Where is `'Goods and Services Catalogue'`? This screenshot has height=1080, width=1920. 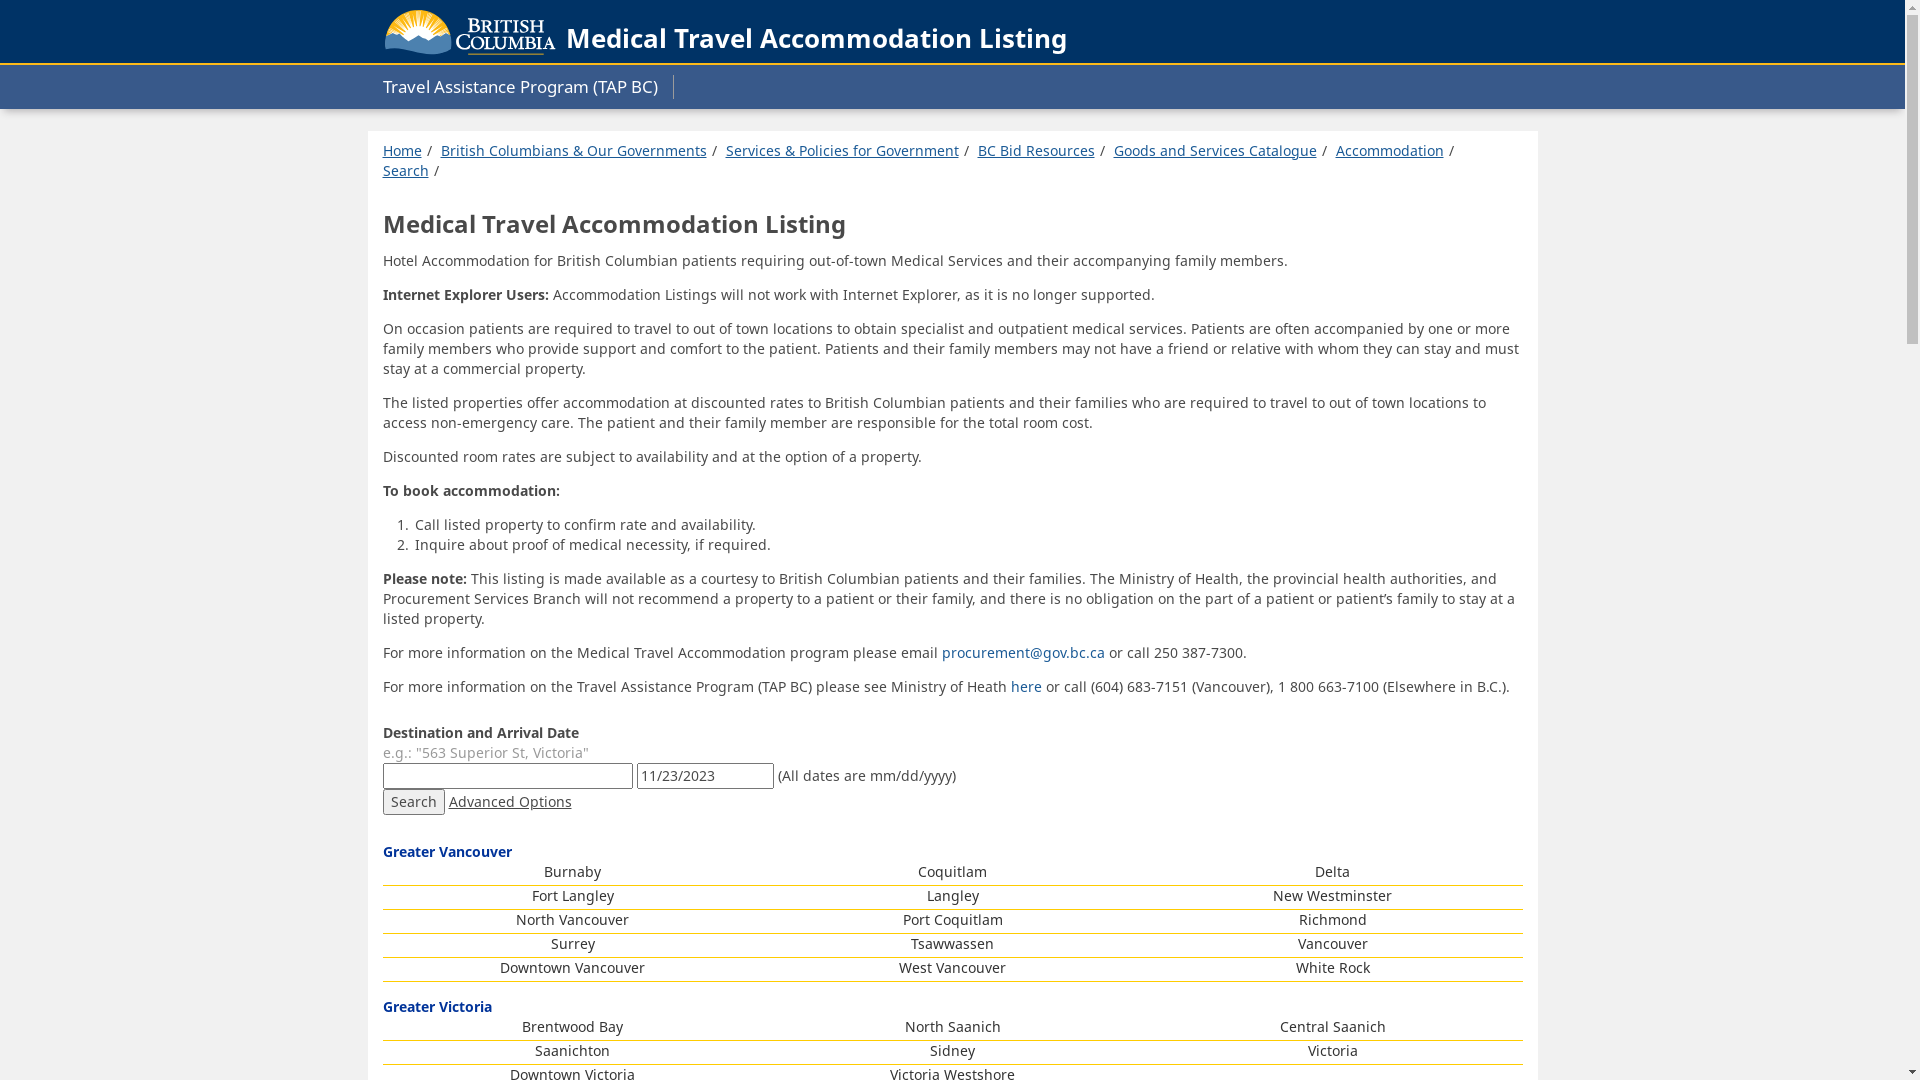 'Goods and Services Catalogue' is located at coordinates (1112, 149).